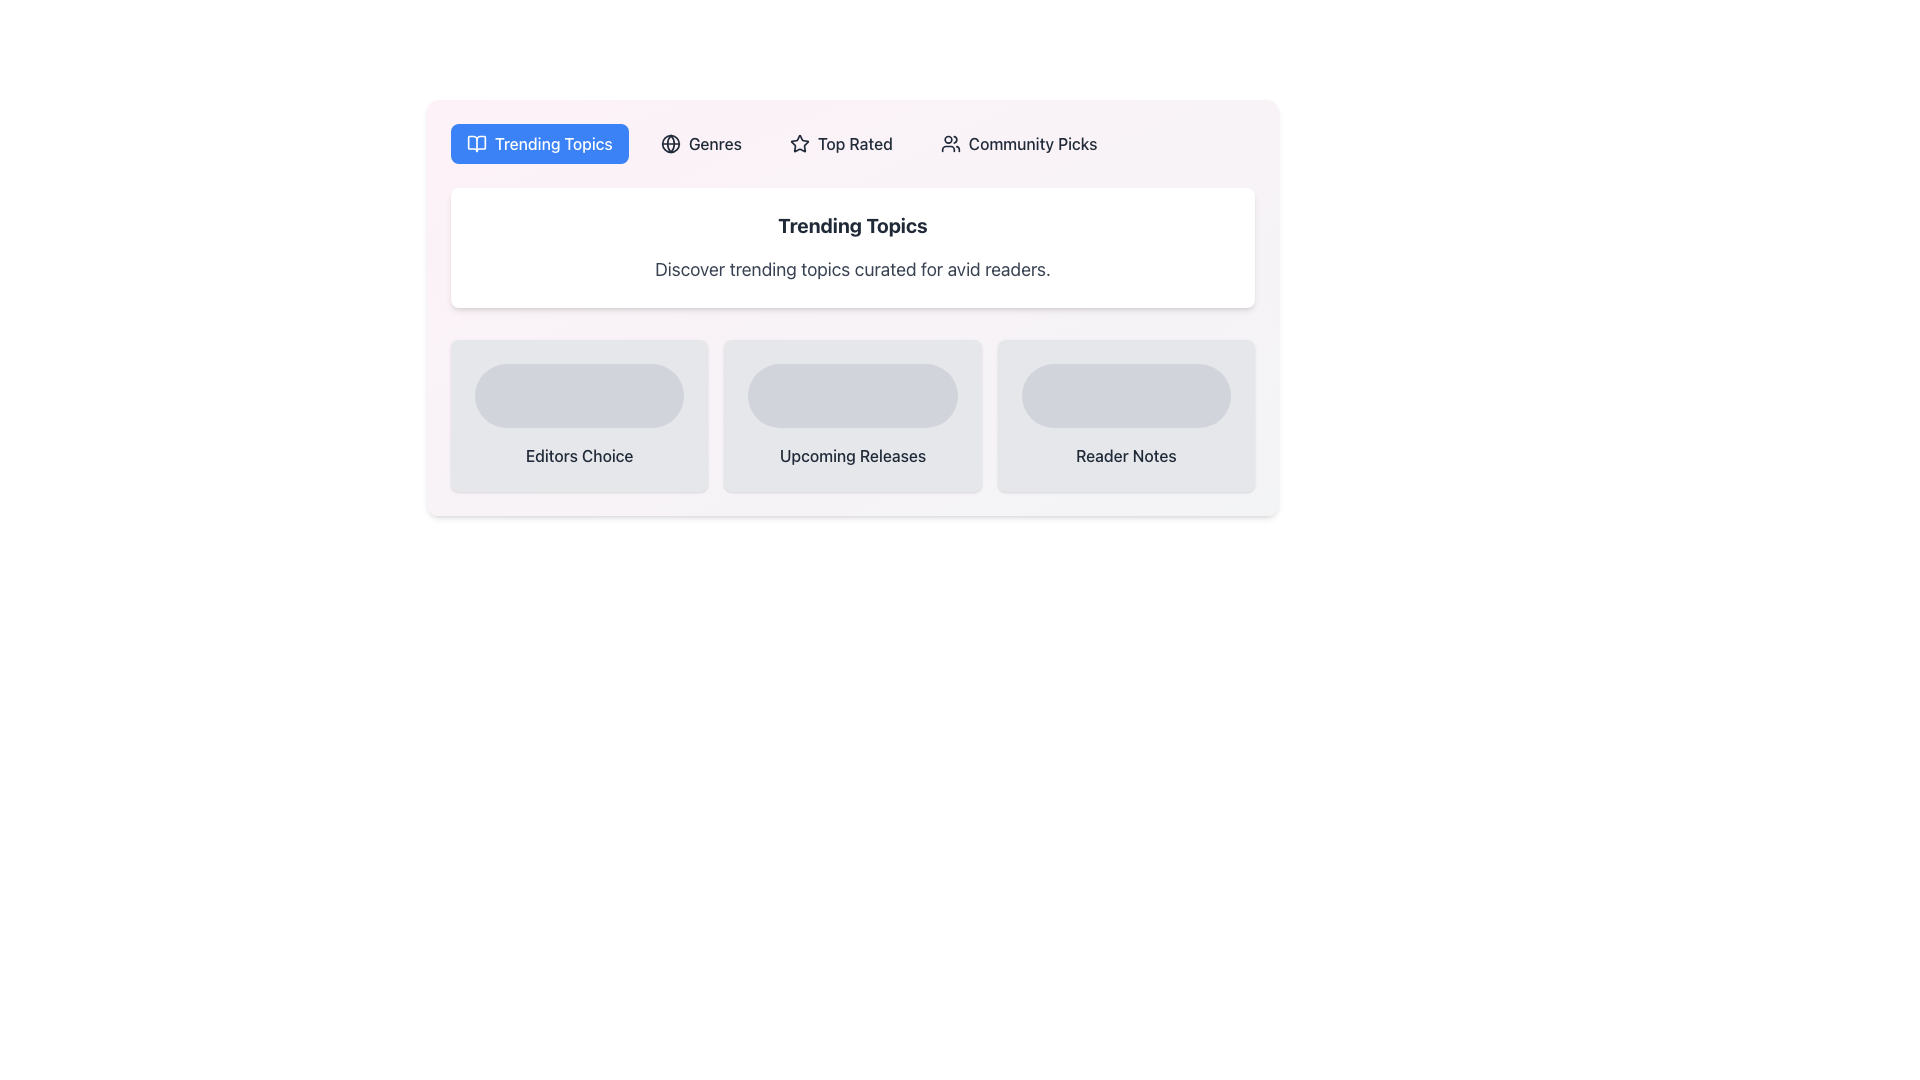 The width and height of the screenshot is (1920, 1080). I want to click on the community icon, which represents a group of people with a minimalist outlined design, located next to the text 'Community Picks', so click(949, 142).